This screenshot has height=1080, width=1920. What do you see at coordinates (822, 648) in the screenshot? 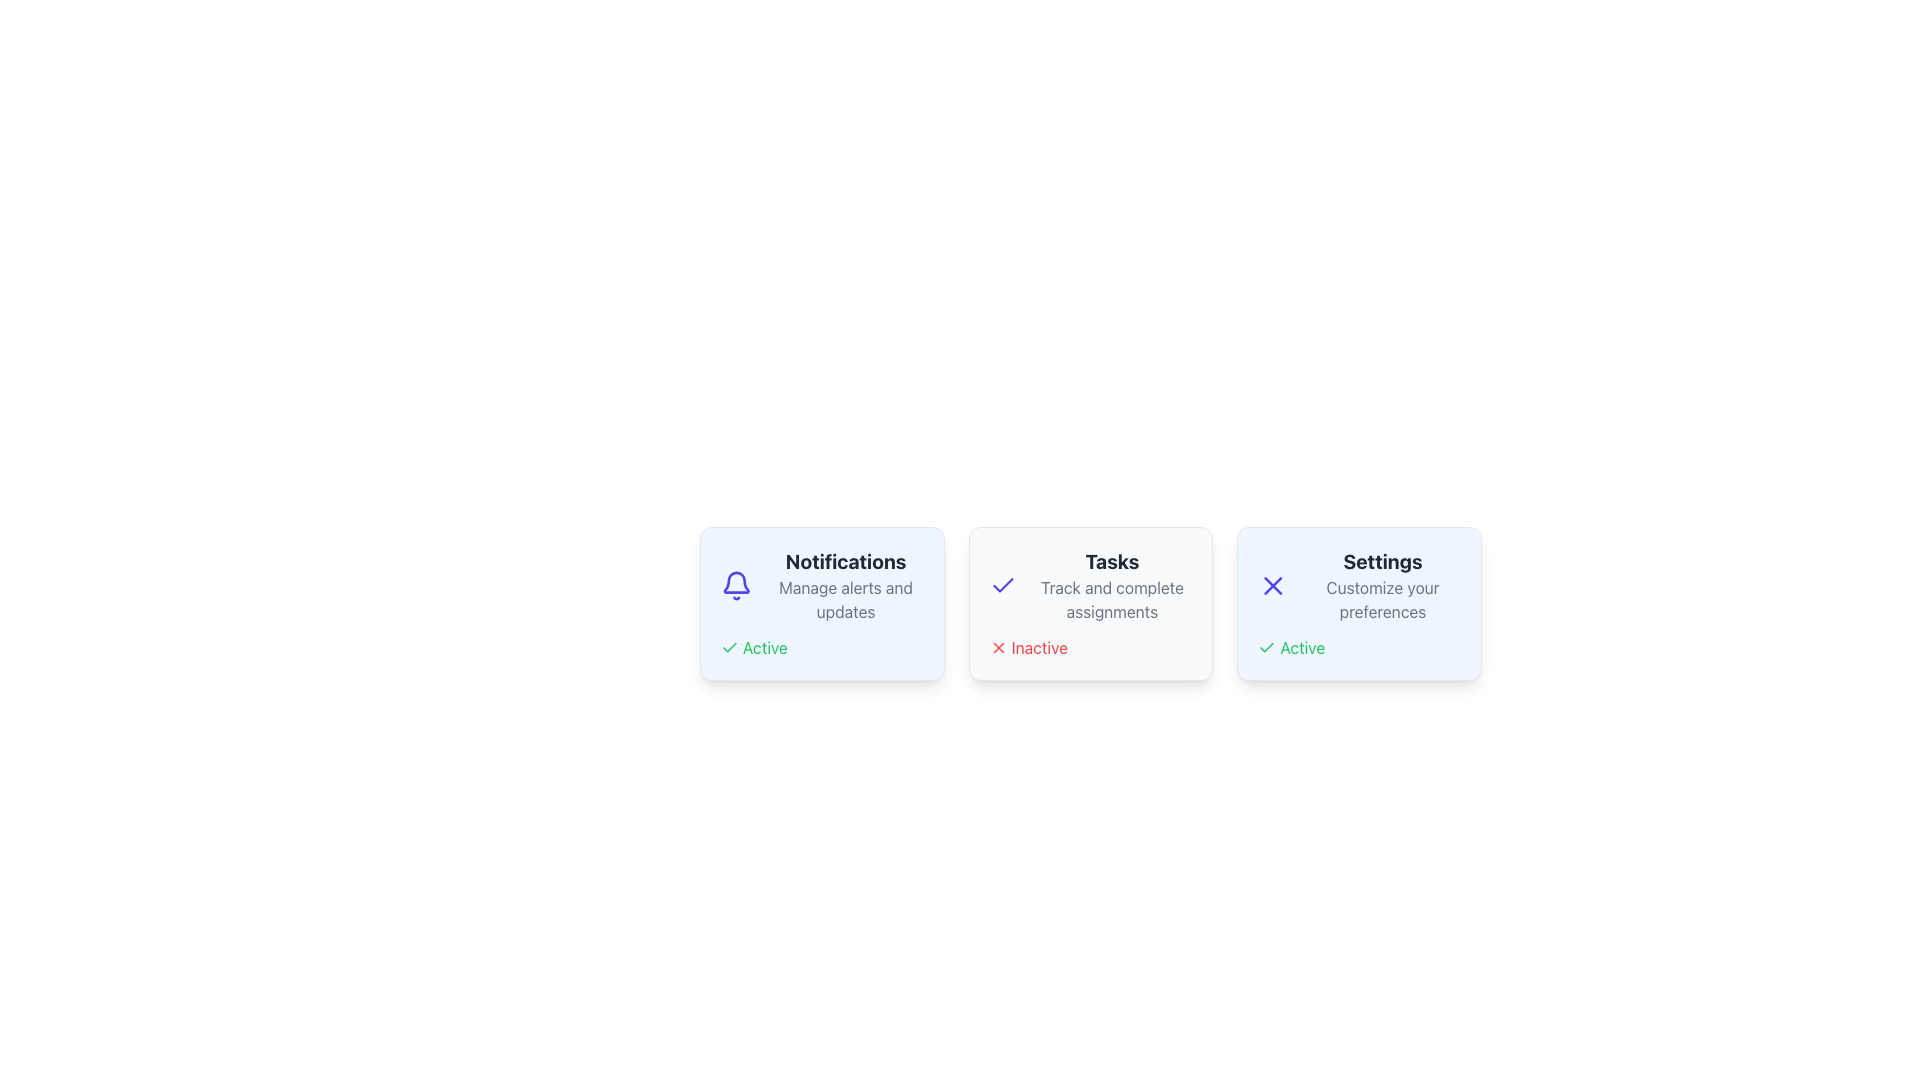
I see `status conveyed by the 'Active' status indicator located within the 'Notifications' card, positioned below 'Manage alerts and updates'` at bounding box center [822, 648].